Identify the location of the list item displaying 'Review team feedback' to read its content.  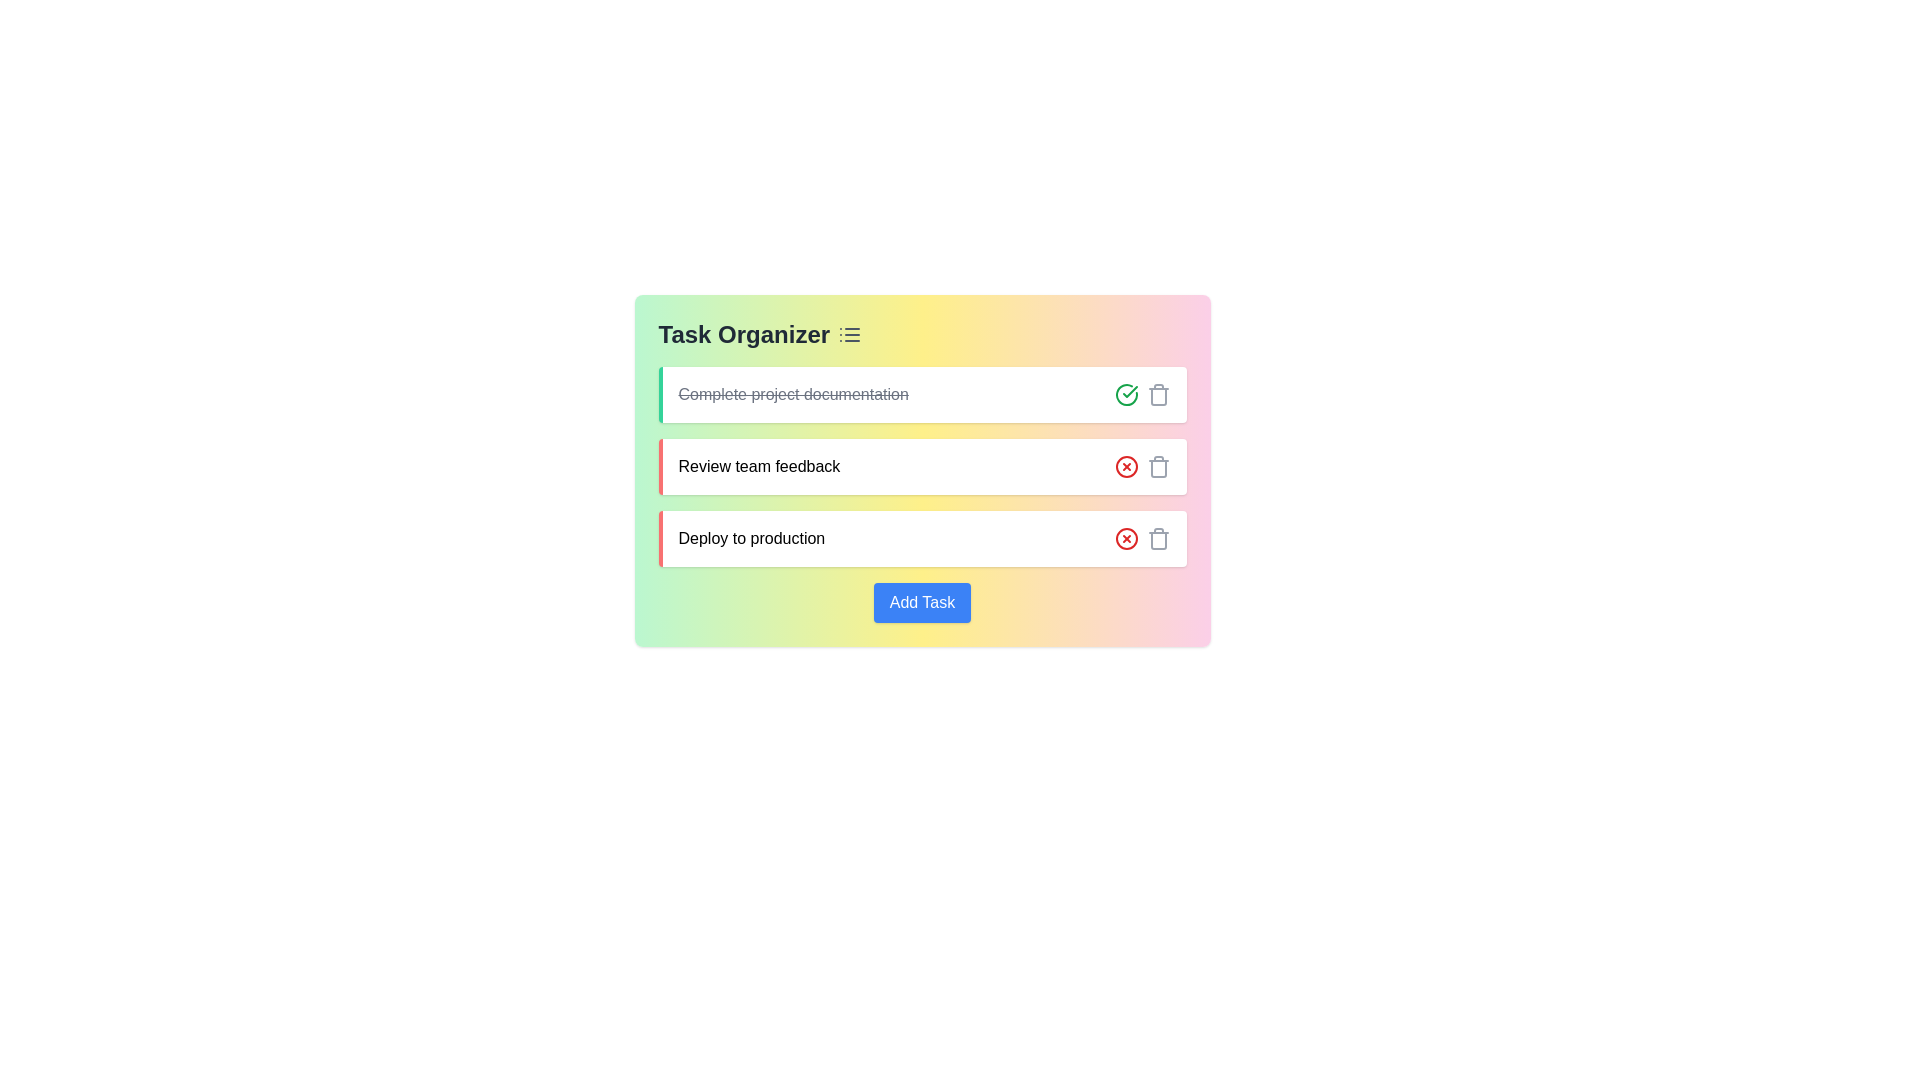
(921, 466).